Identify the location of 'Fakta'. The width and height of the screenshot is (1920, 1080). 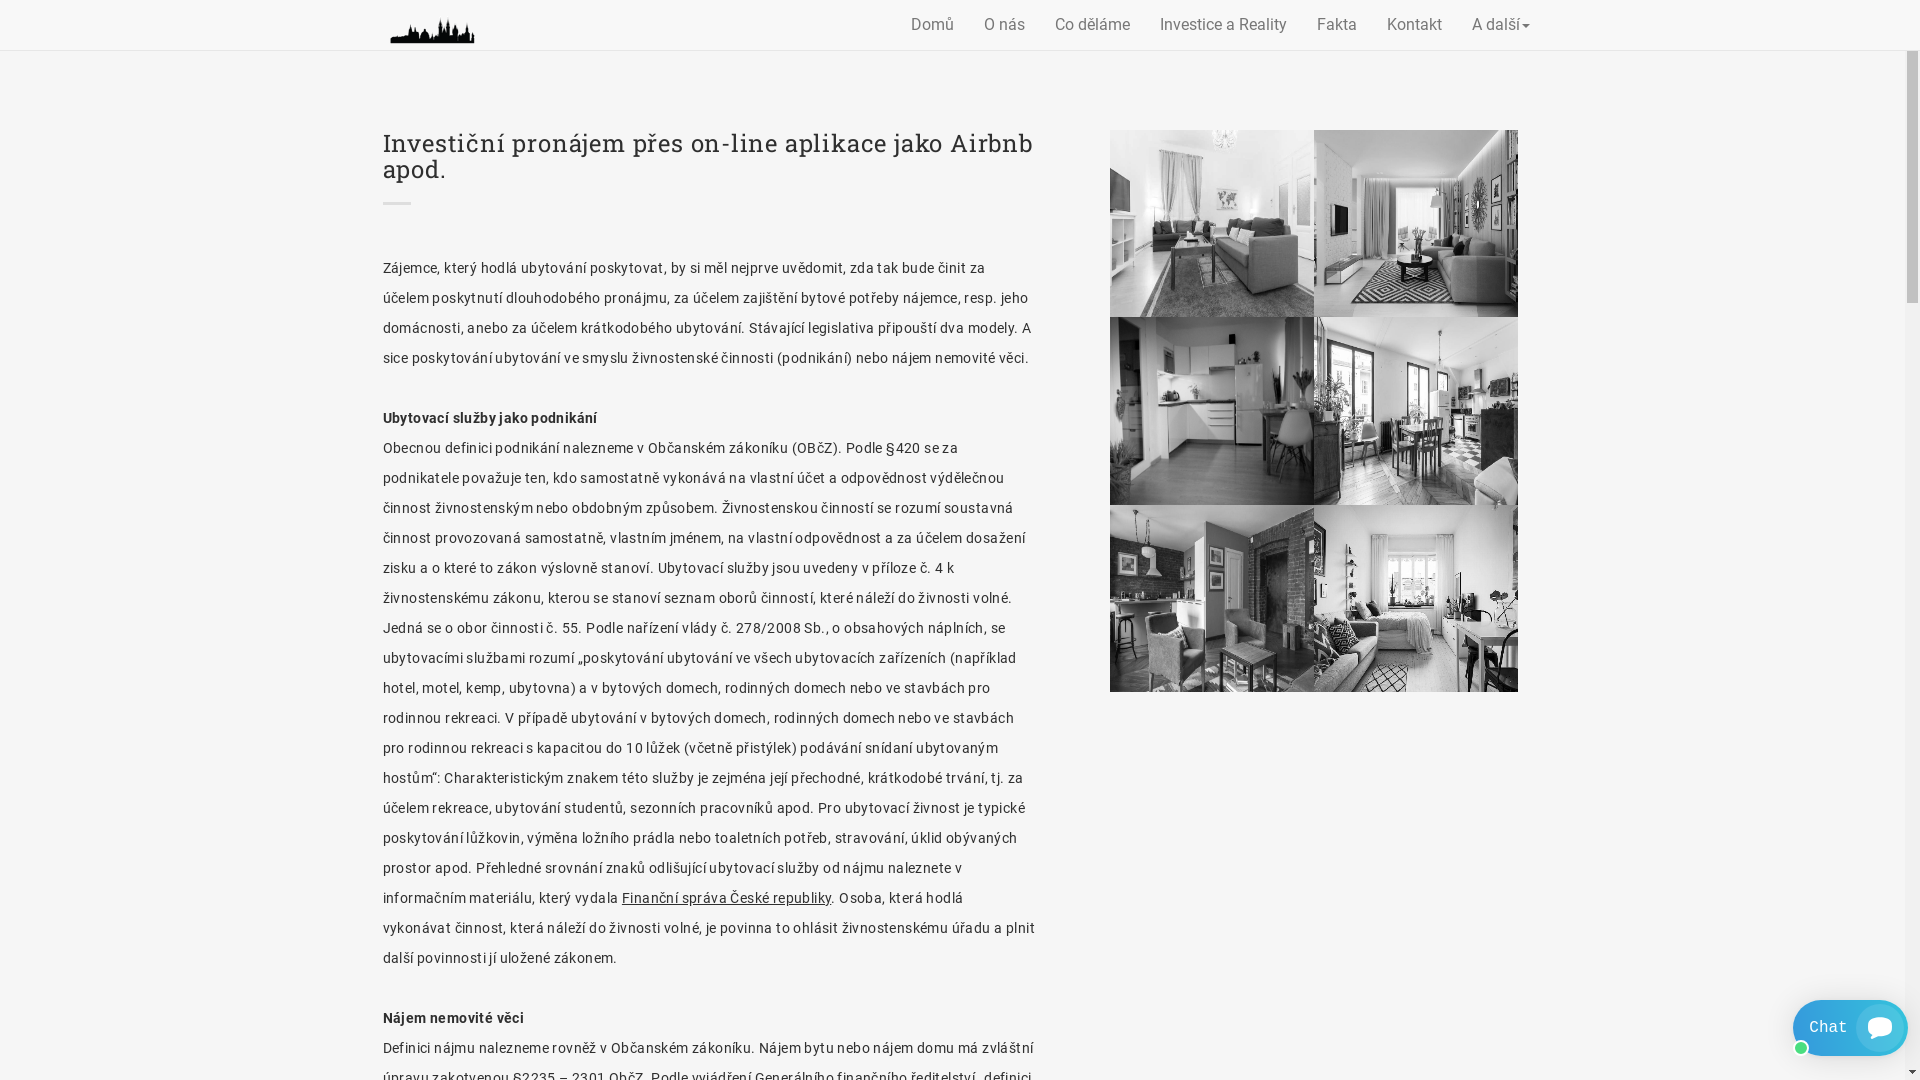
(1337, 24).